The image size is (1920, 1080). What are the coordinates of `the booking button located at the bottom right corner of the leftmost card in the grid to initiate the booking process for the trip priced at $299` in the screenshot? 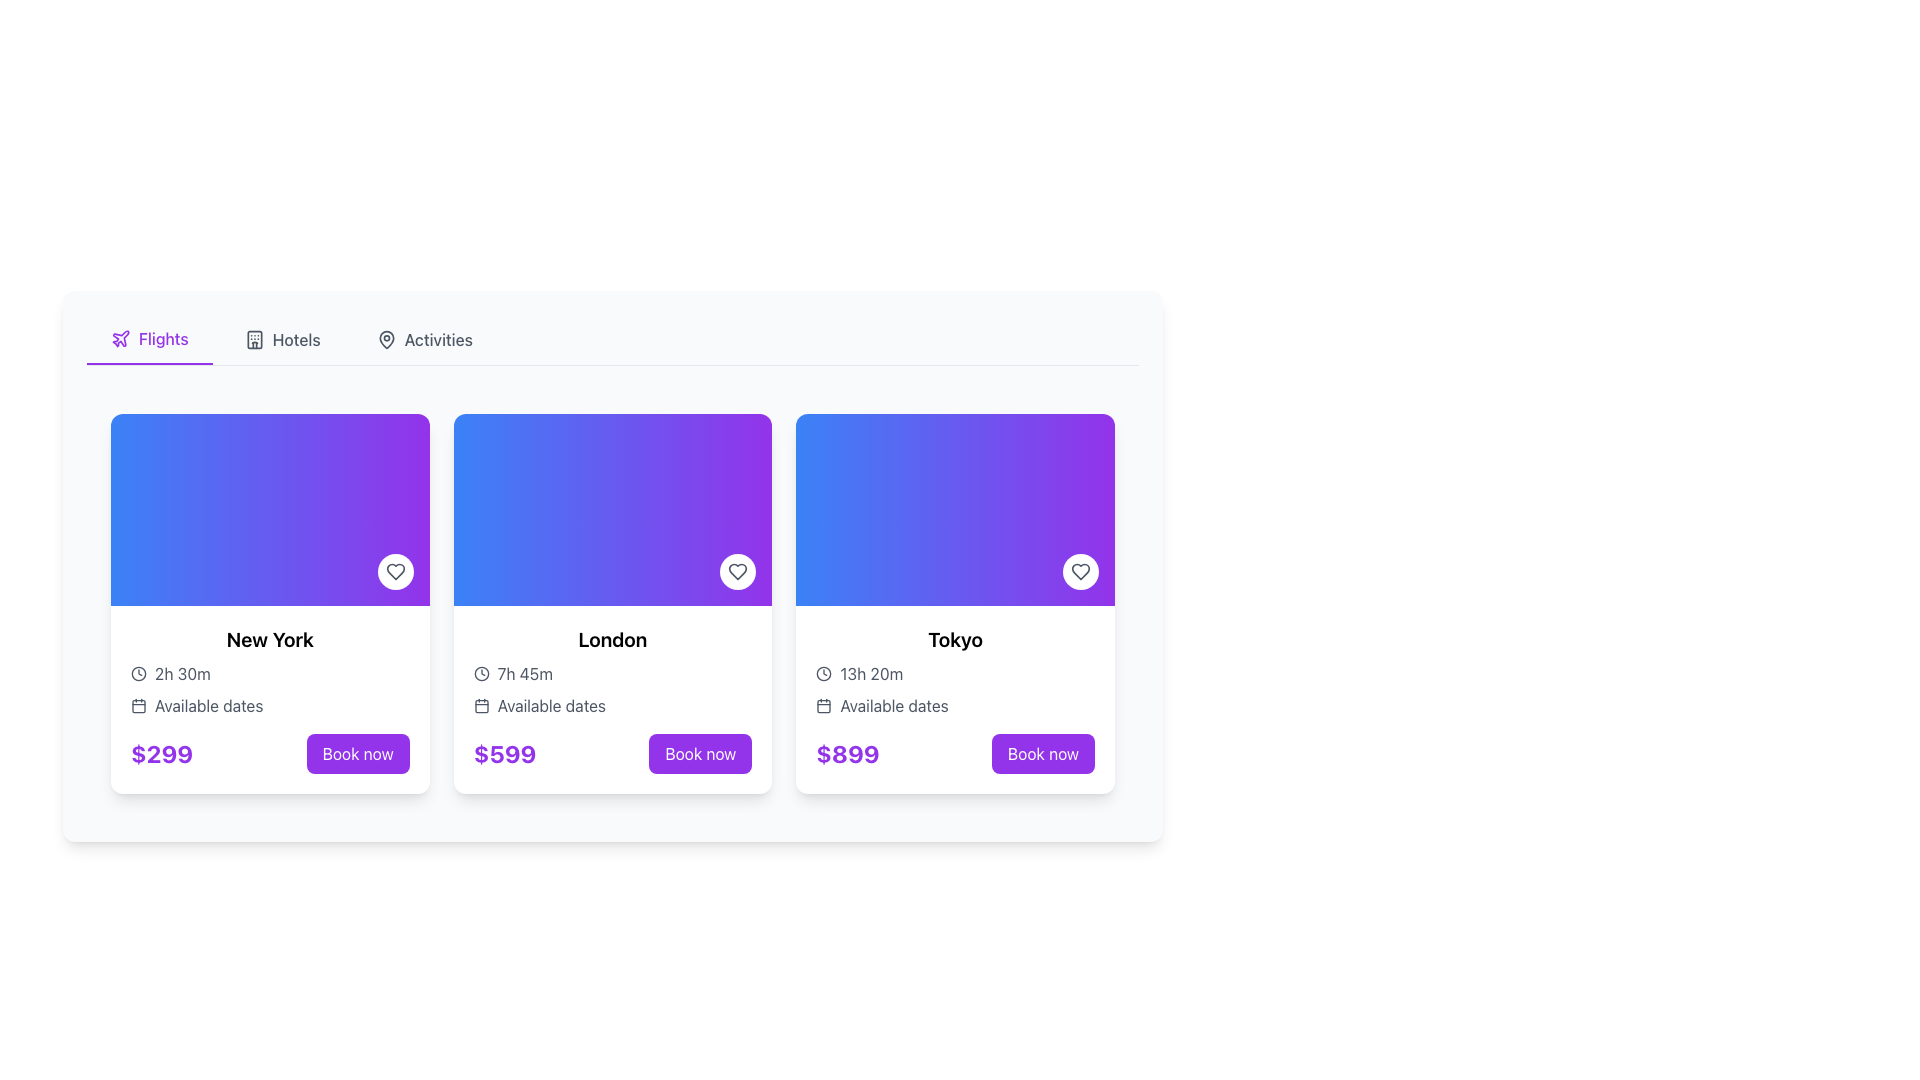 It's located at (358, 753).